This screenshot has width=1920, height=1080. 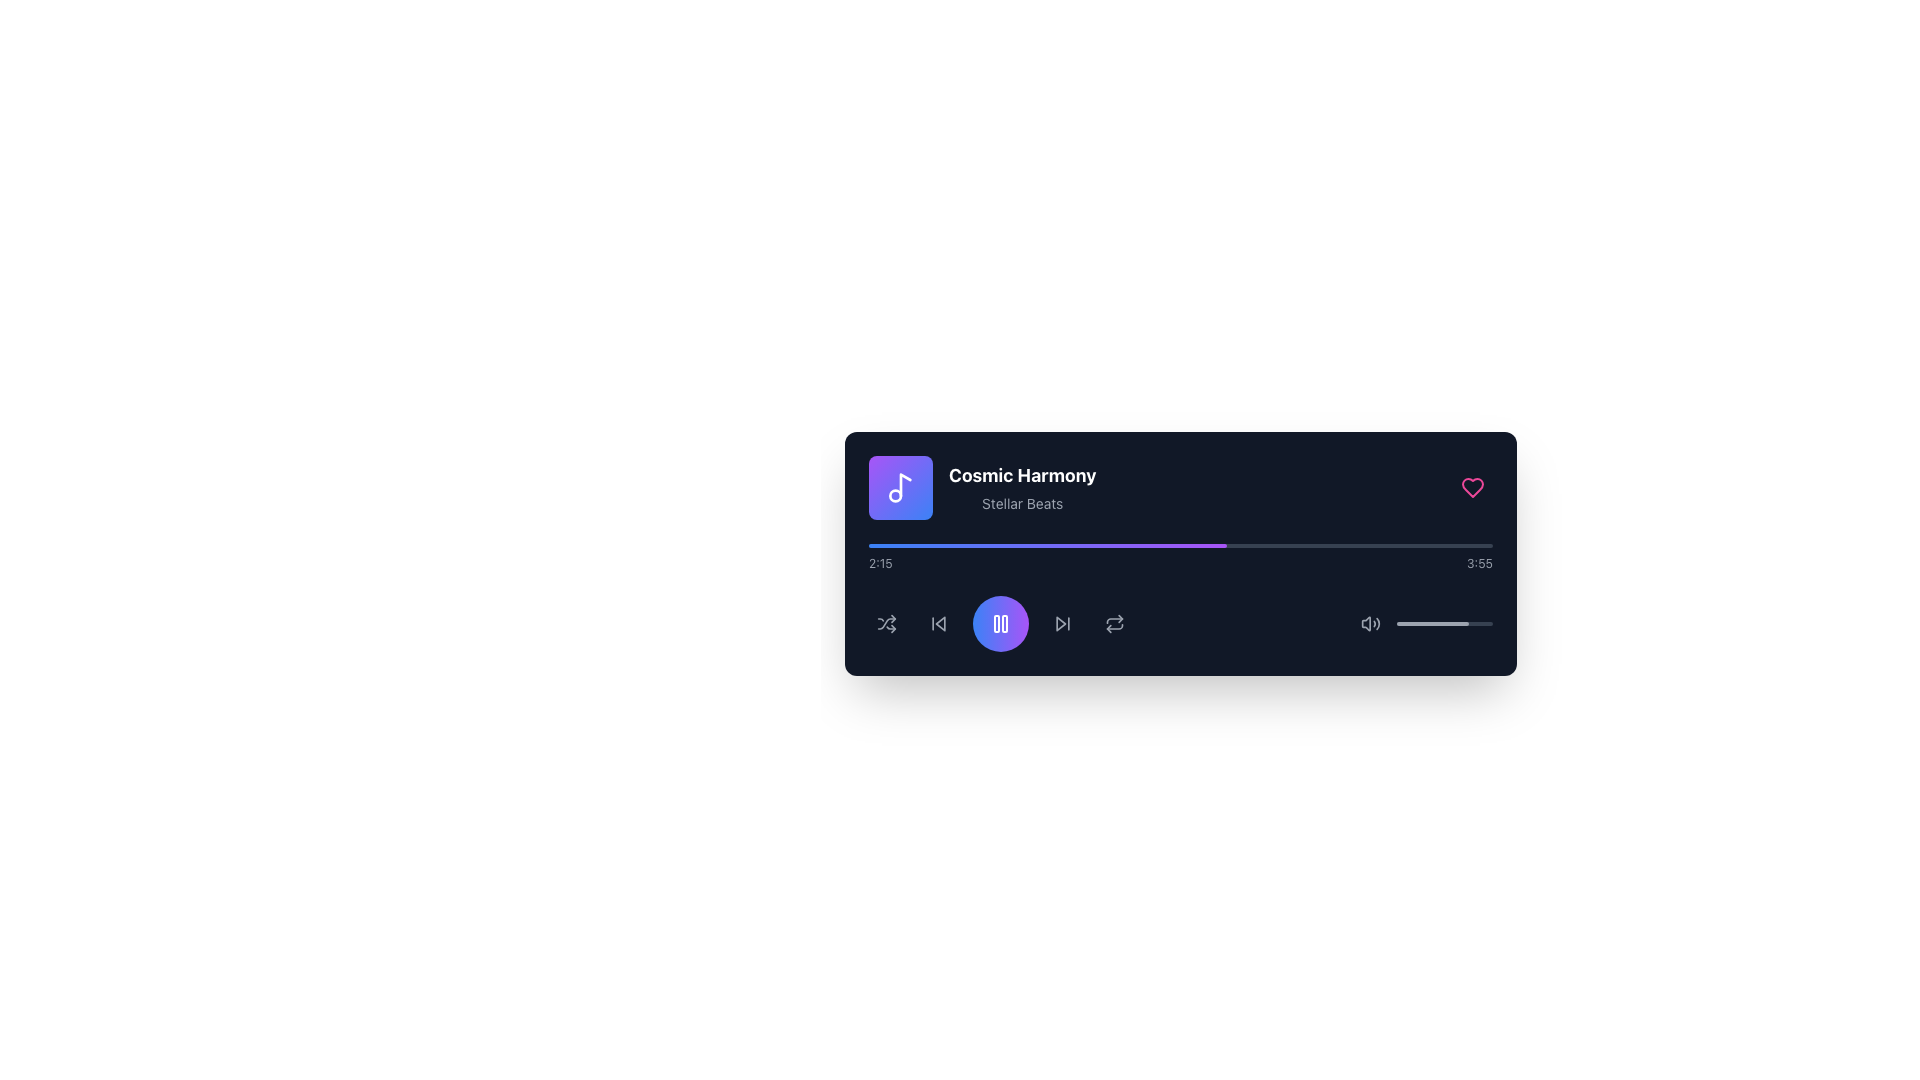 What do you see at coordinates (1001, 623) in the screenshot?
I see `the pause button in the music playback control group to trigger a tooltip` at bounding box center [1001, 623].